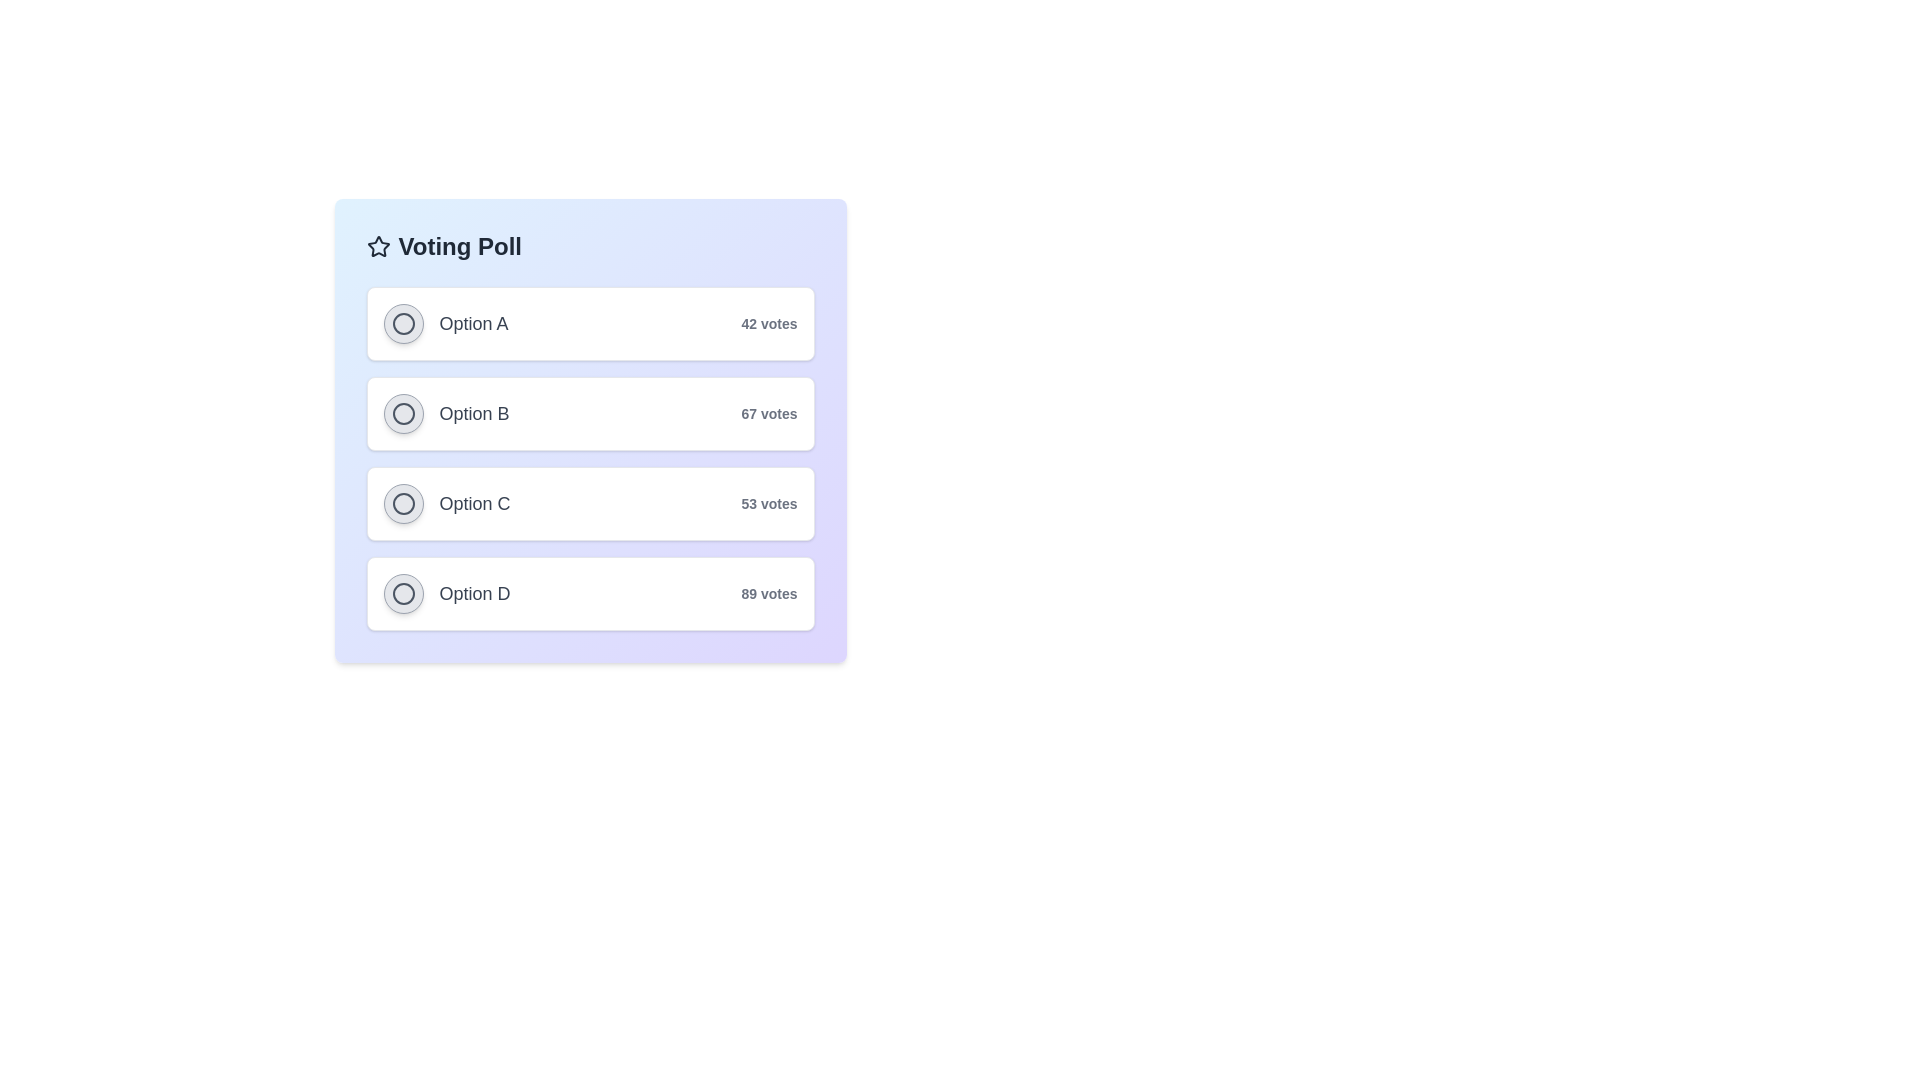 Image resolution: width=1920 pixels, height=1080 pixels. What do you see at coordinates (402, 503) in the screenshot?
I see `the radio button for 'Option C', which is the third circular icon in the vertical list of options in the voting poll` at bounding box center [402, 503].